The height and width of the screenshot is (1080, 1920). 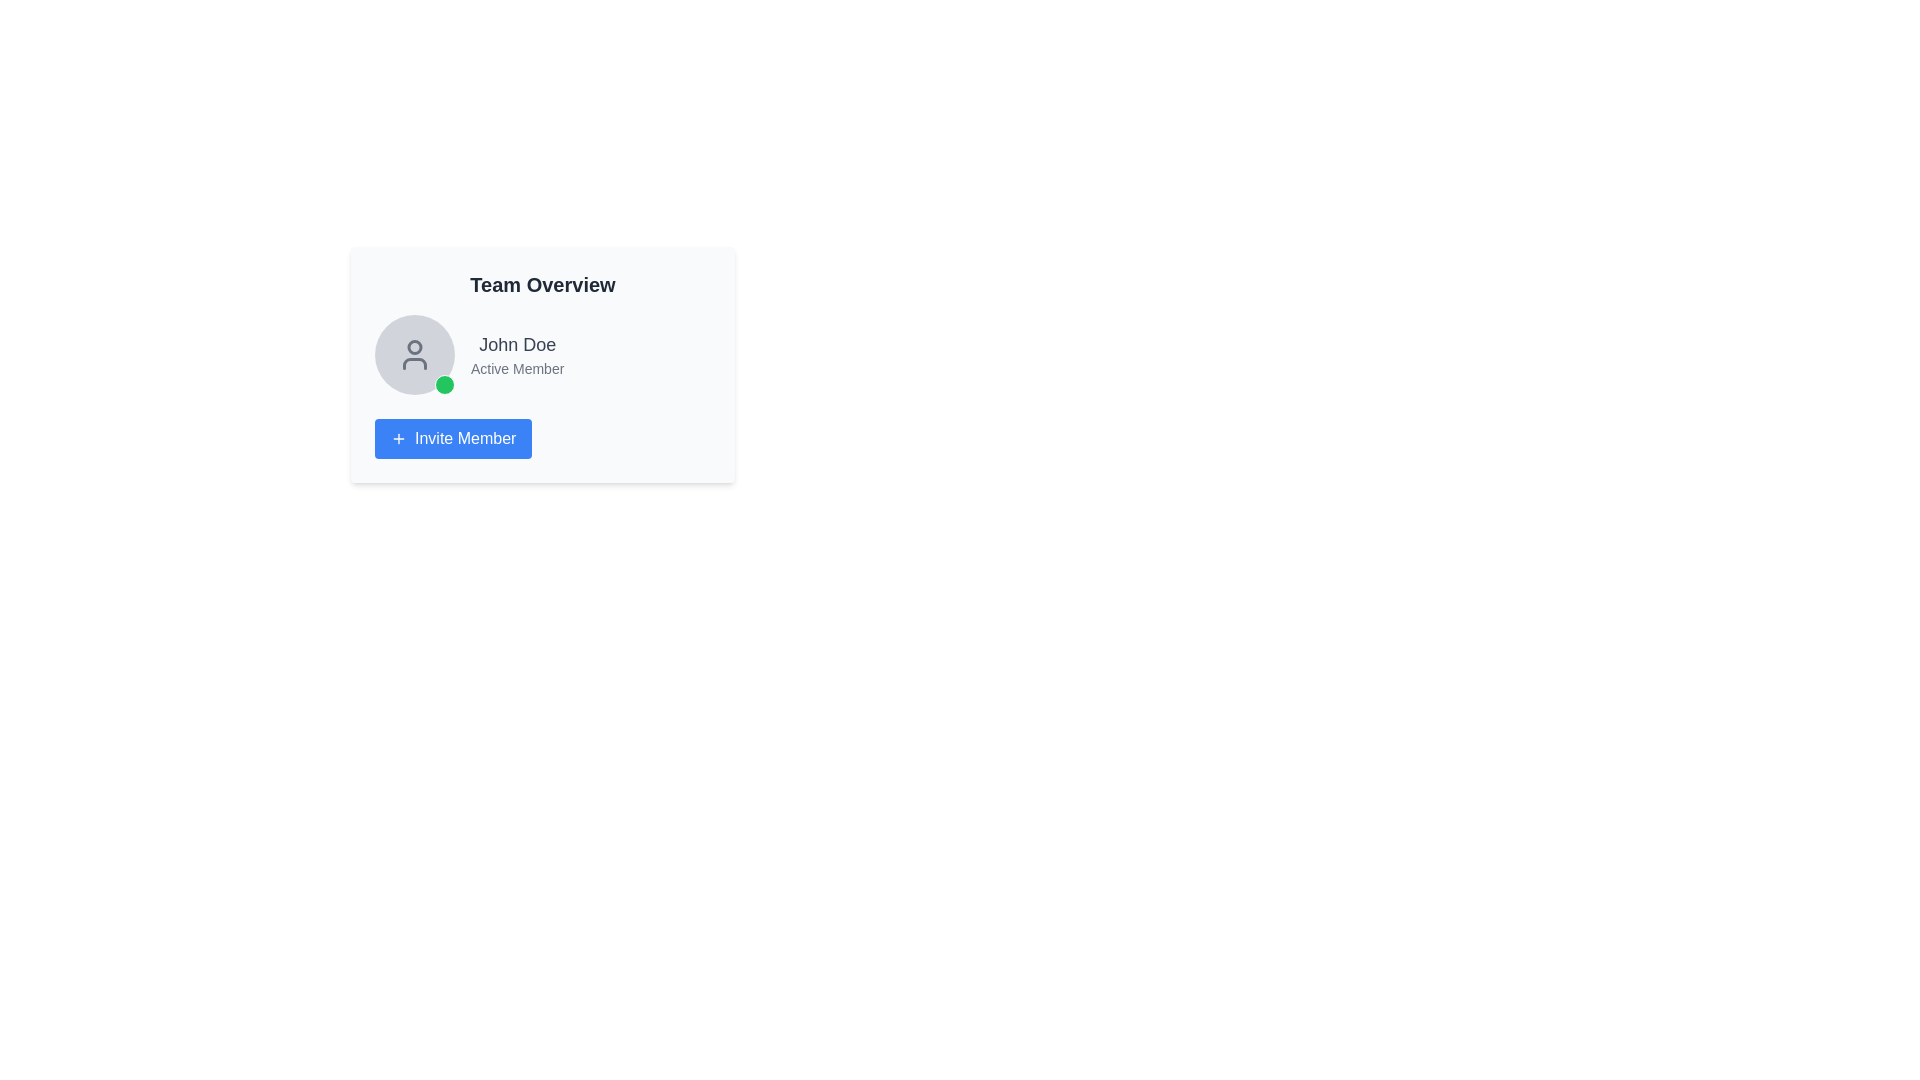 I want to click on the circular profile image of the user 'John Doe' located under the 'Team Overview' heading, so click(x=413, y=346).